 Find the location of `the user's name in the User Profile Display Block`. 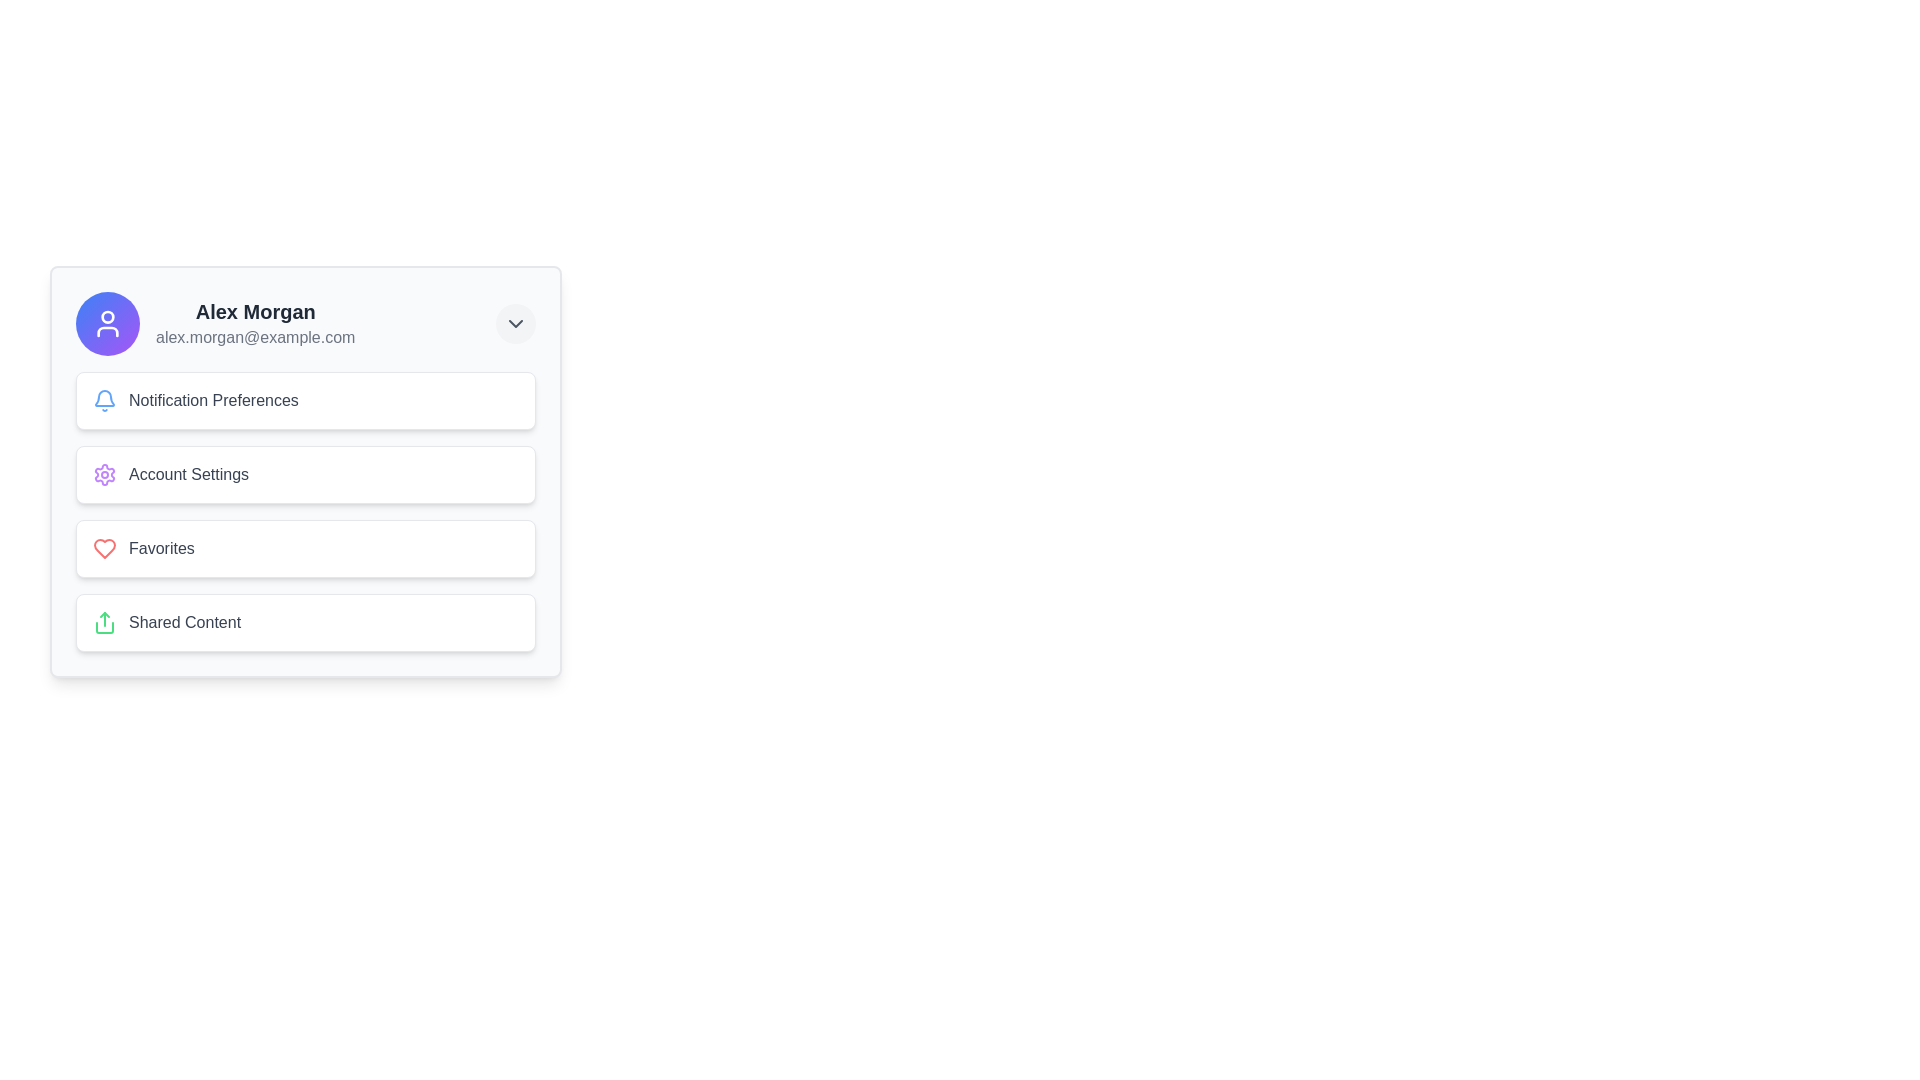

the user's name in the User Profile Display Block is located at coordinates (215, 323).